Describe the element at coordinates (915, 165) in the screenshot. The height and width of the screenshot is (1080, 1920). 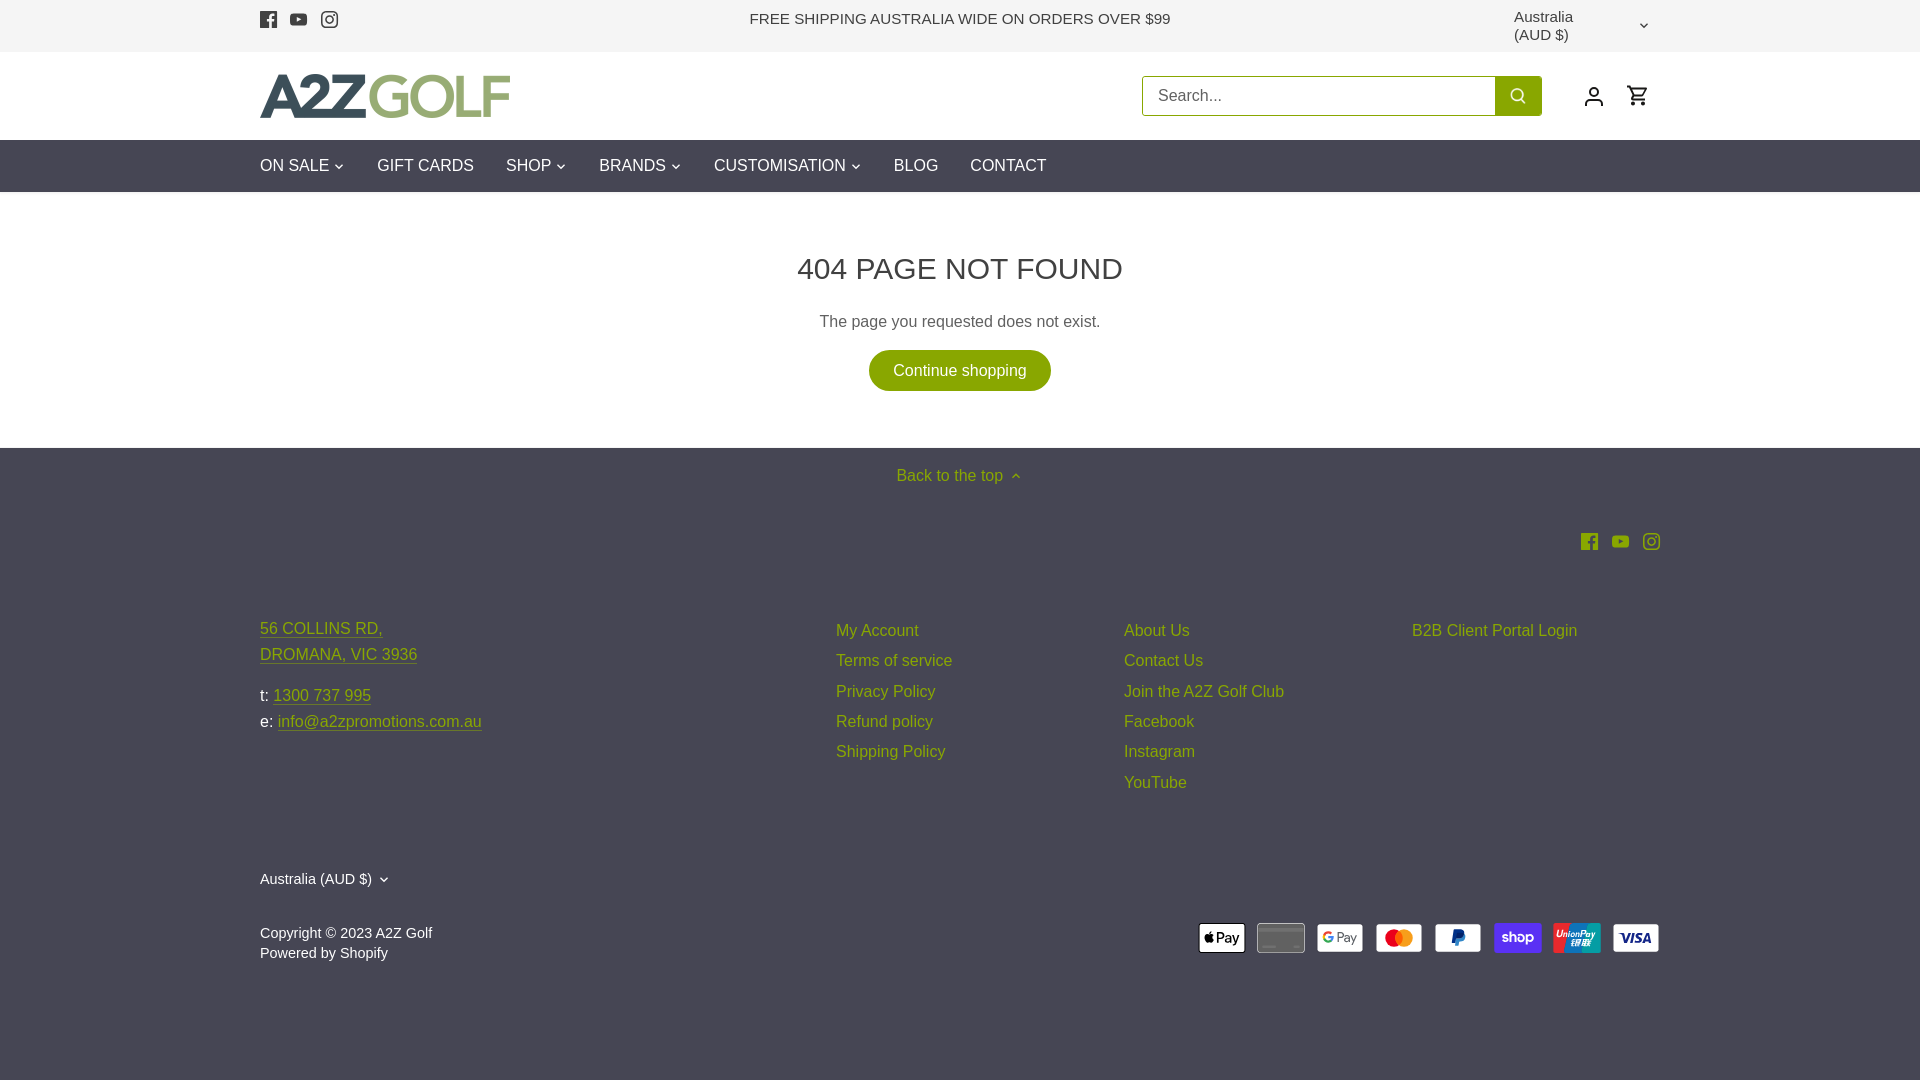
I see `'BLOG'` at that location.